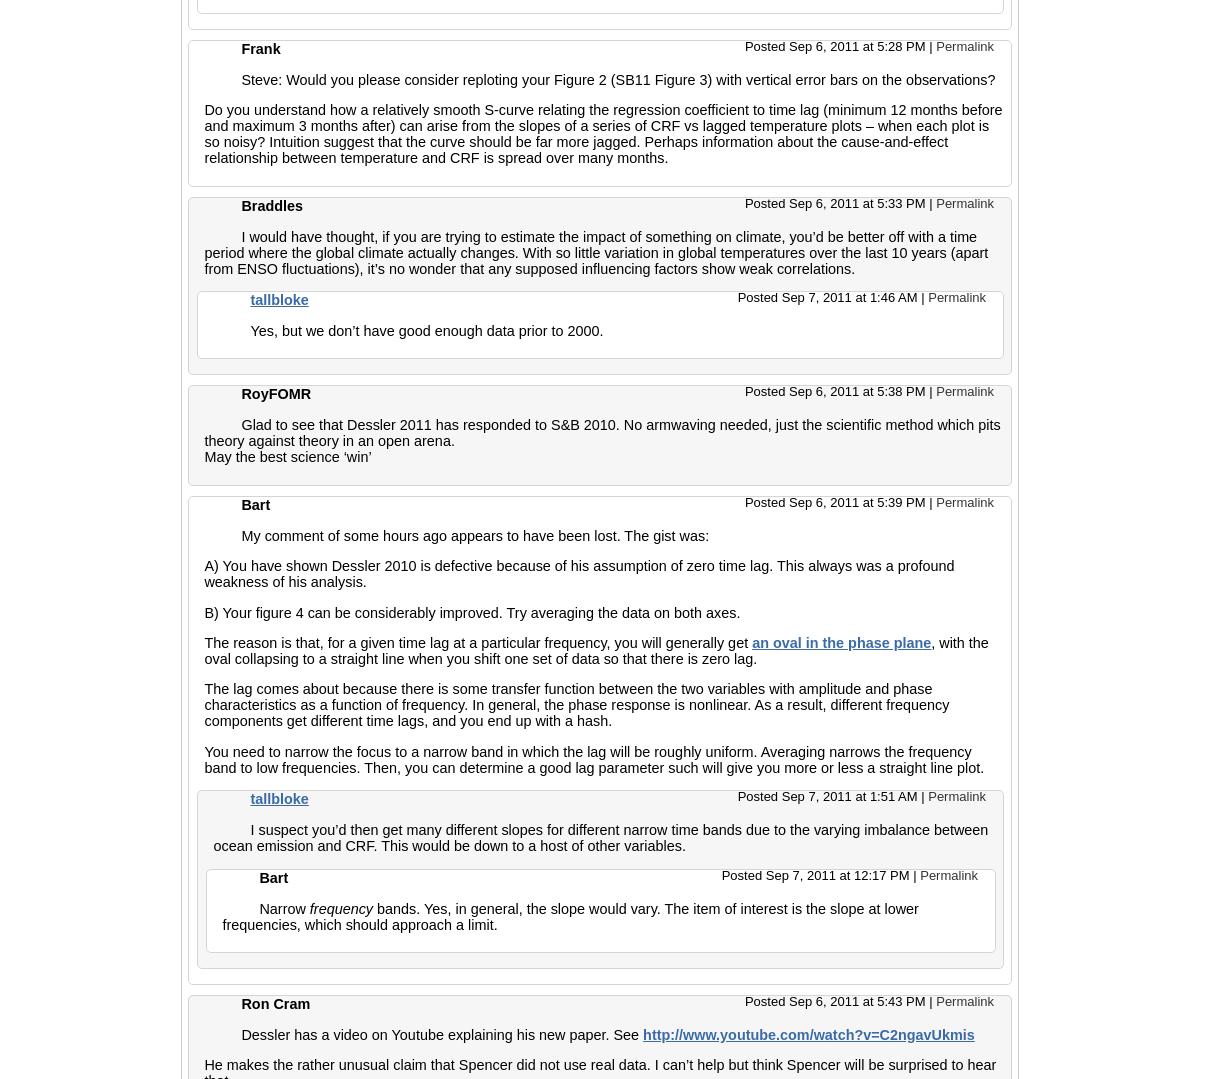 The image size is (1212, 1079). What do you see at coordinates (340, 906) in the screenshot?
I see `'frequency'` at bounding box center [340, 906].